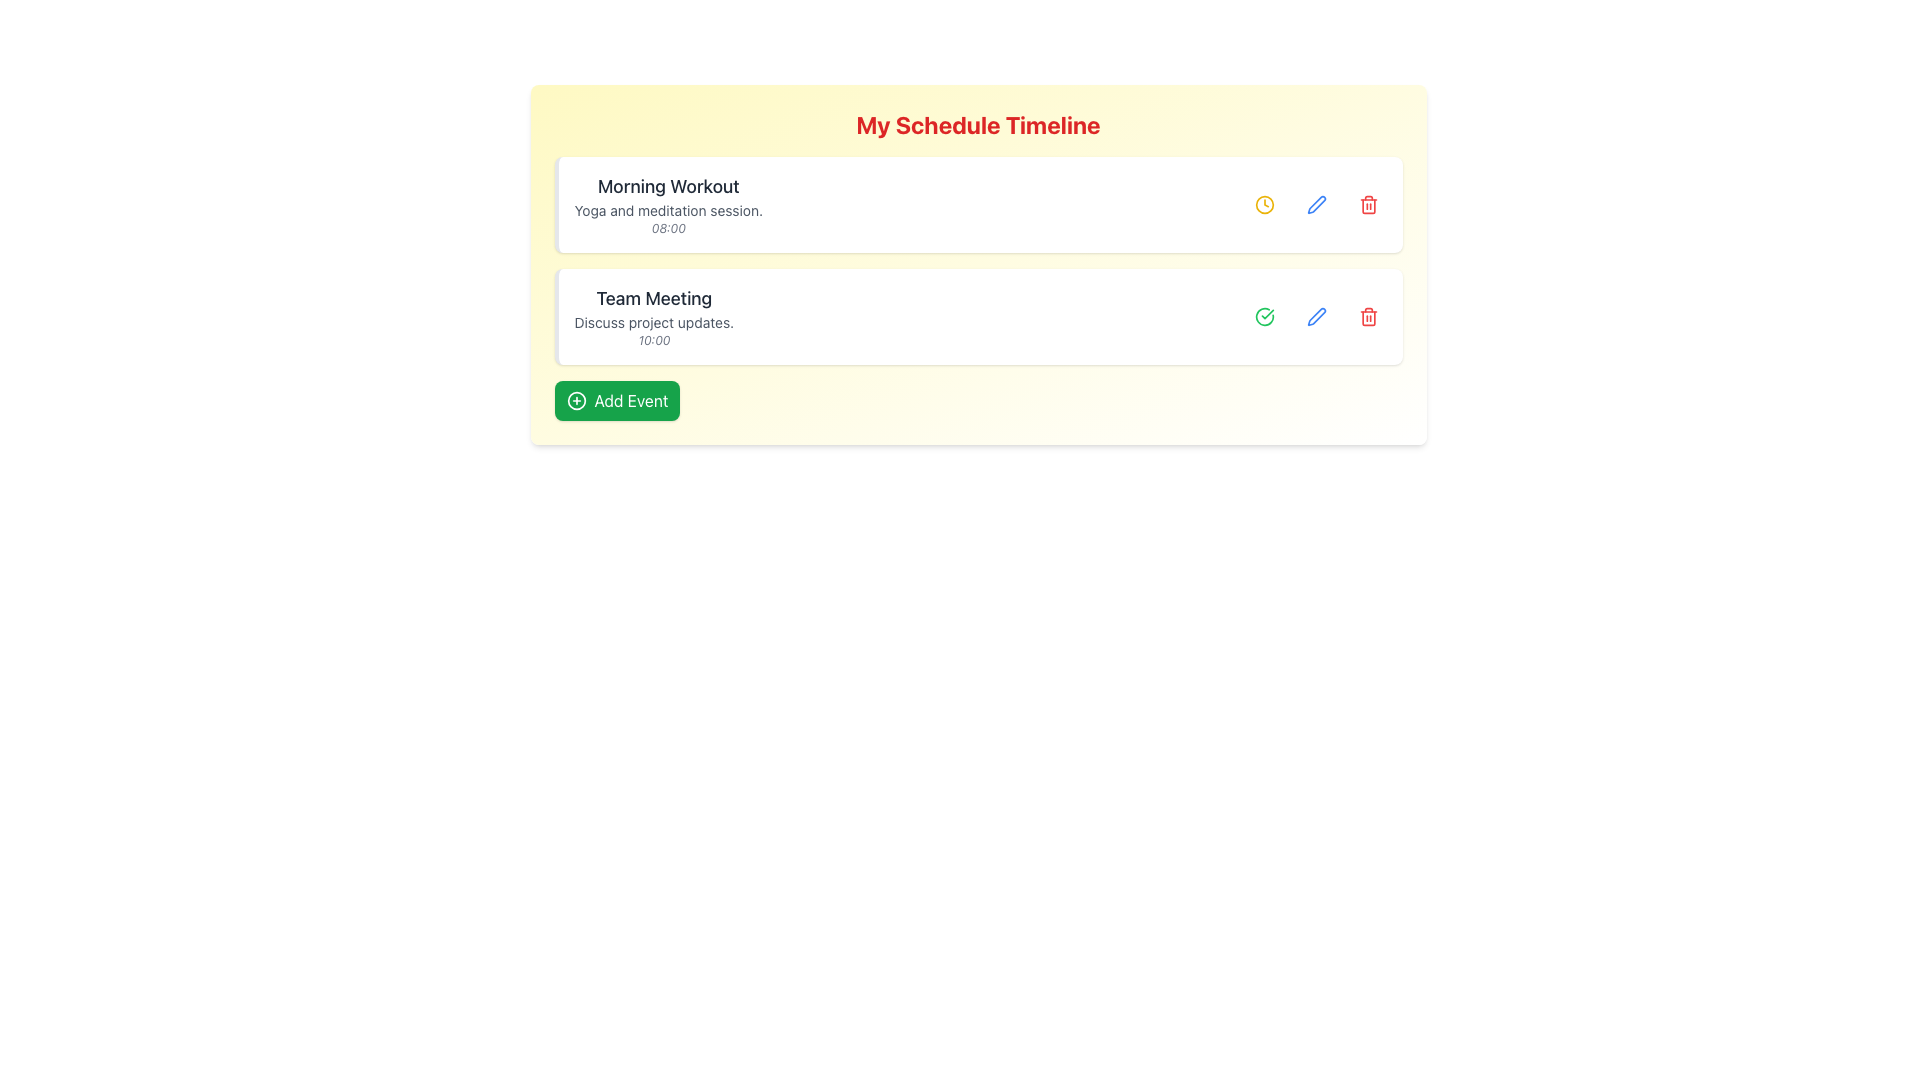 The height and width of the screenshot is (1080, 1920). Describe the element at coordinates (1316, 204) in the screenshot. I see `the edit button located in the first row of 'My Schedule Timeline' to modify the details of the 'Morning Workout' schedule entry` at that location.